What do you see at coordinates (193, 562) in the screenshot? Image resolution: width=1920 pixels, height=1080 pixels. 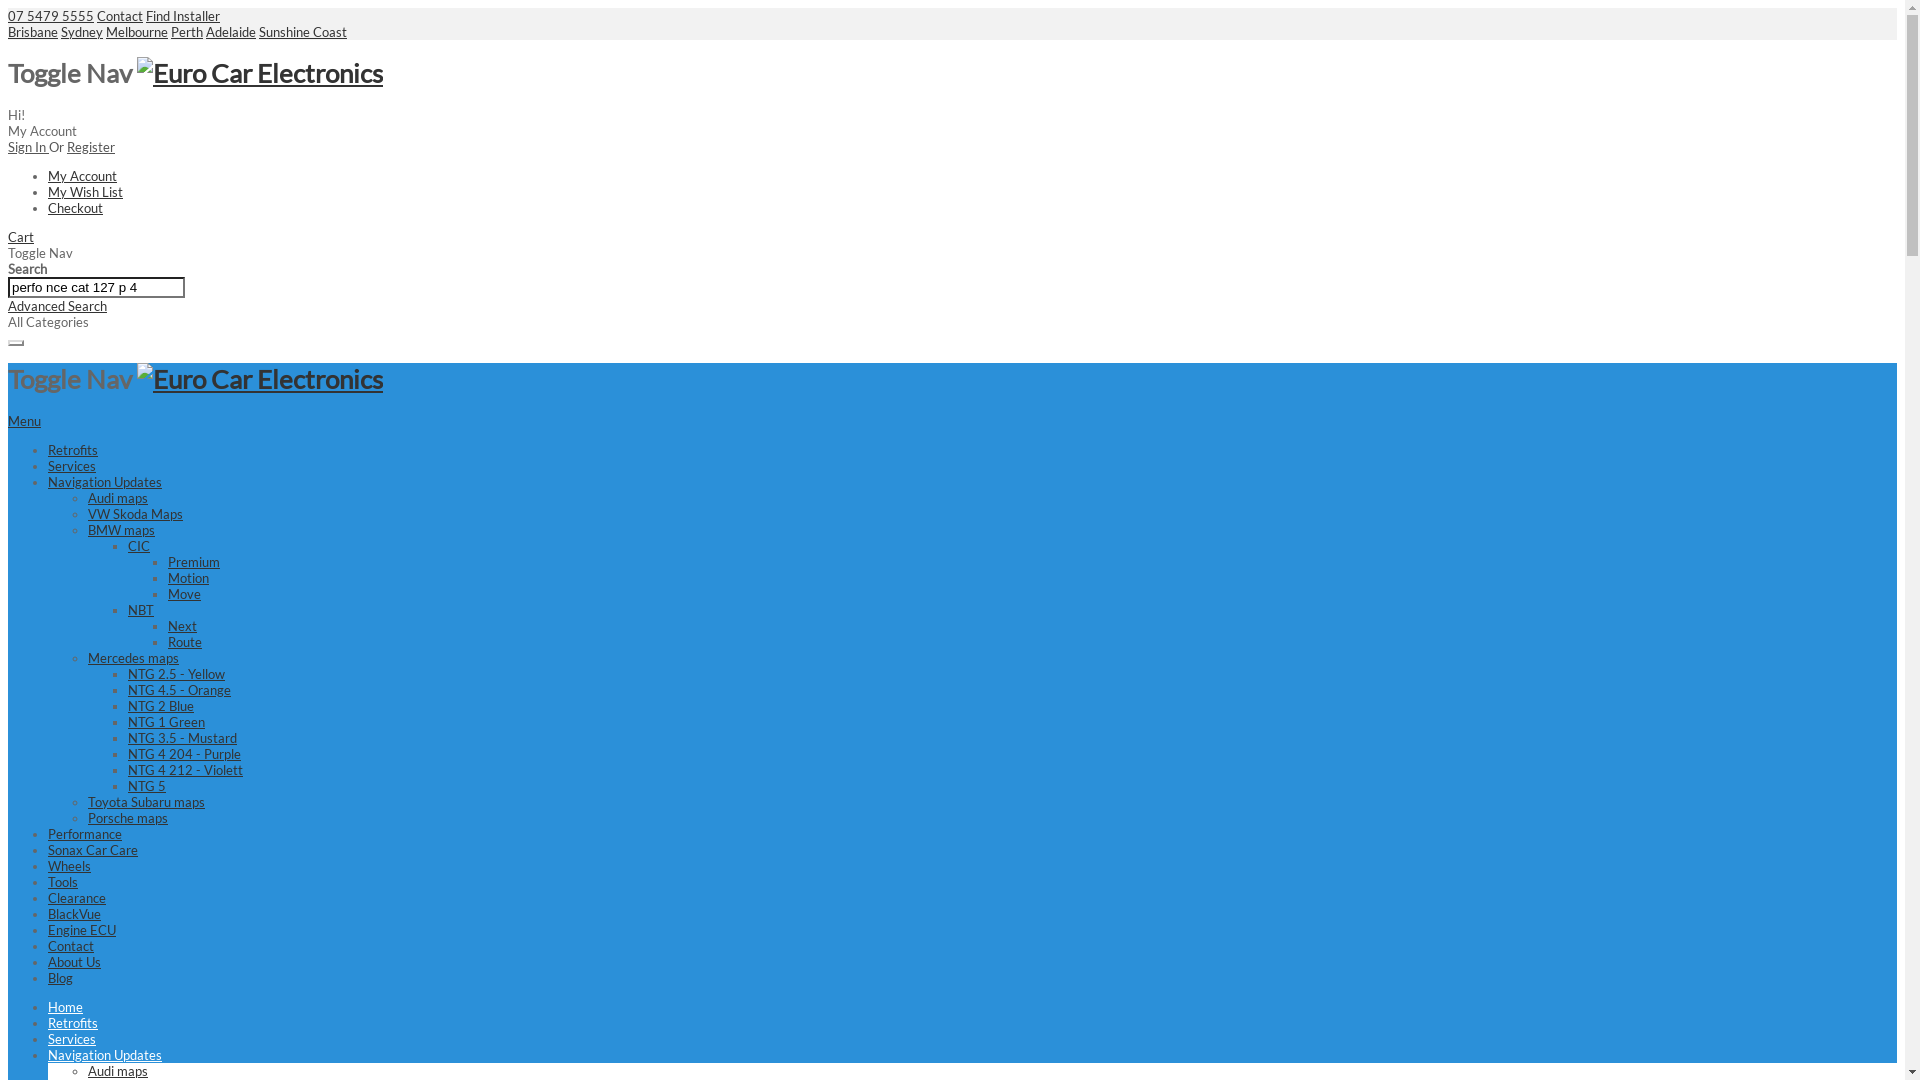 I see `'Premium'` at bounding box center [193, 562].